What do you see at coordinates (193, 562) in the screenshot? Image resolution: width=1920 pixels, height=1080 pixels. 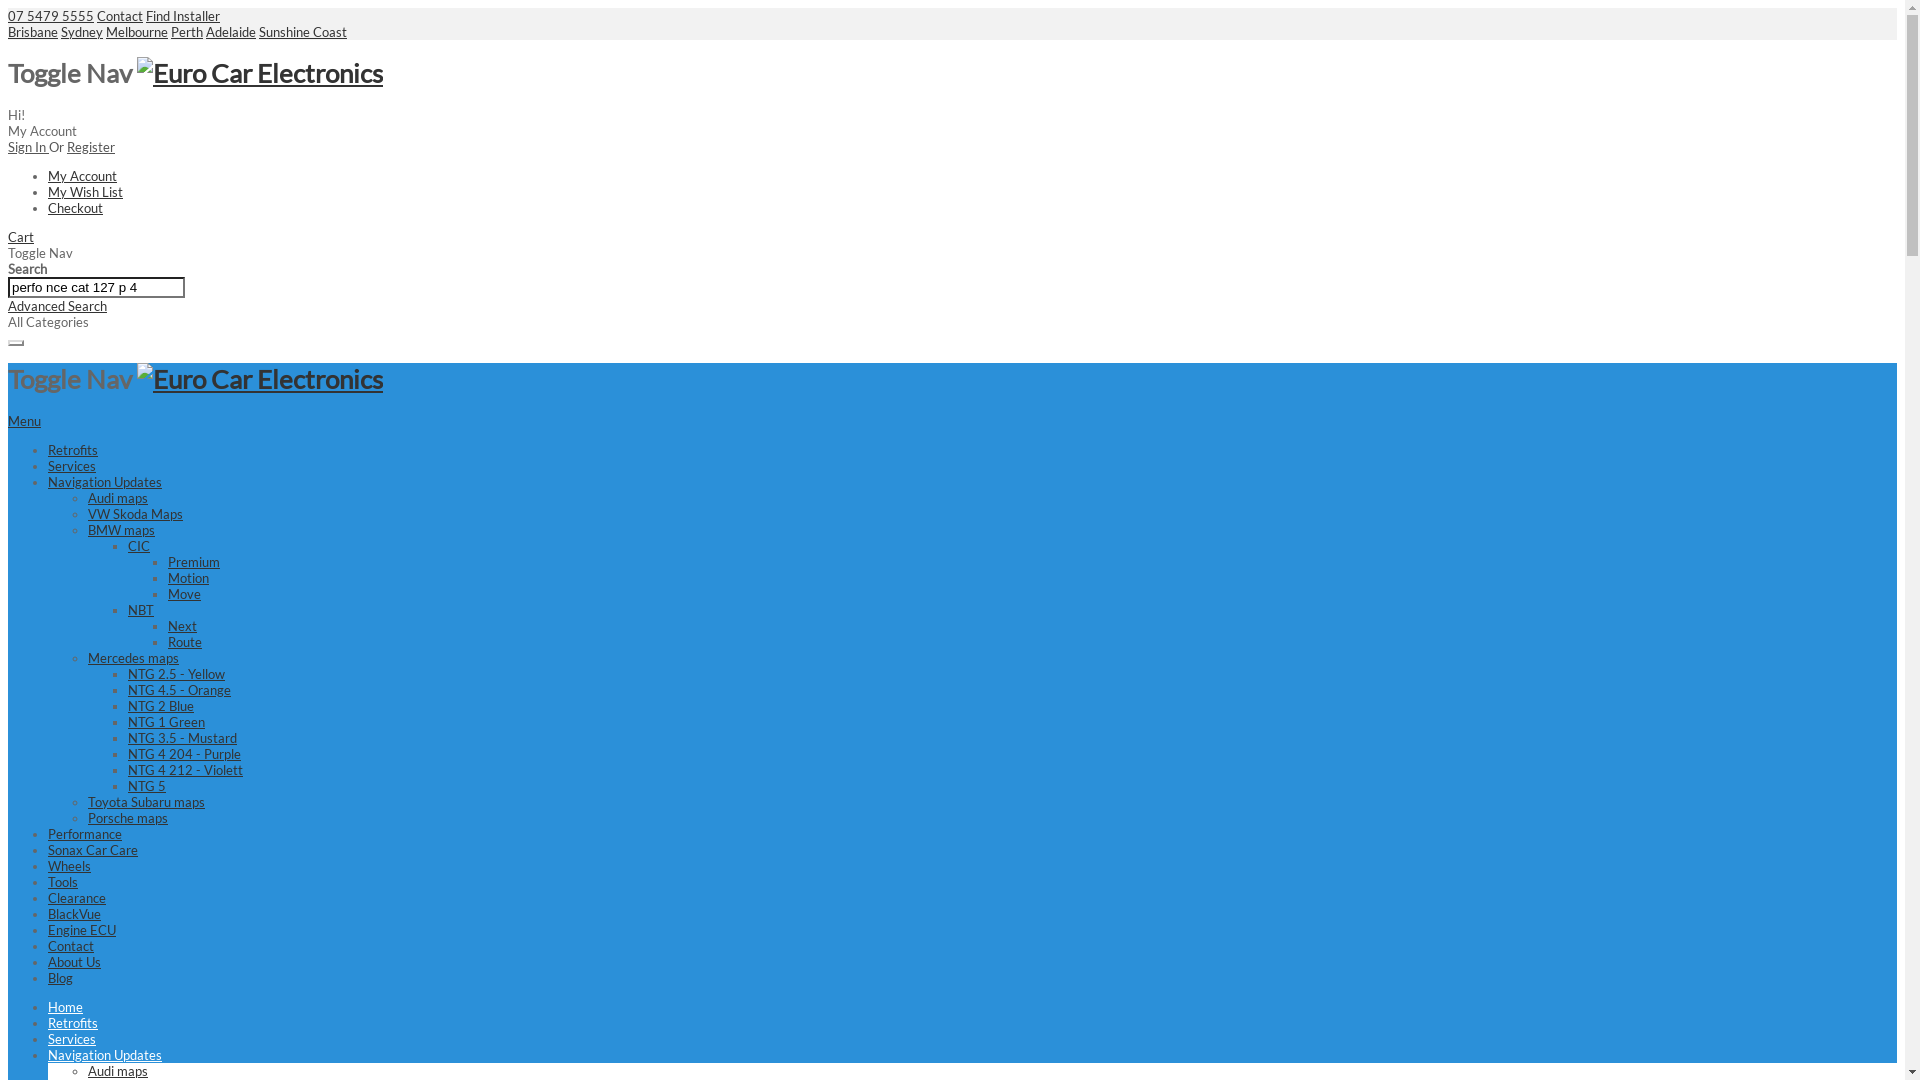 I see `'Premium'` at bounding box center [193, 562].